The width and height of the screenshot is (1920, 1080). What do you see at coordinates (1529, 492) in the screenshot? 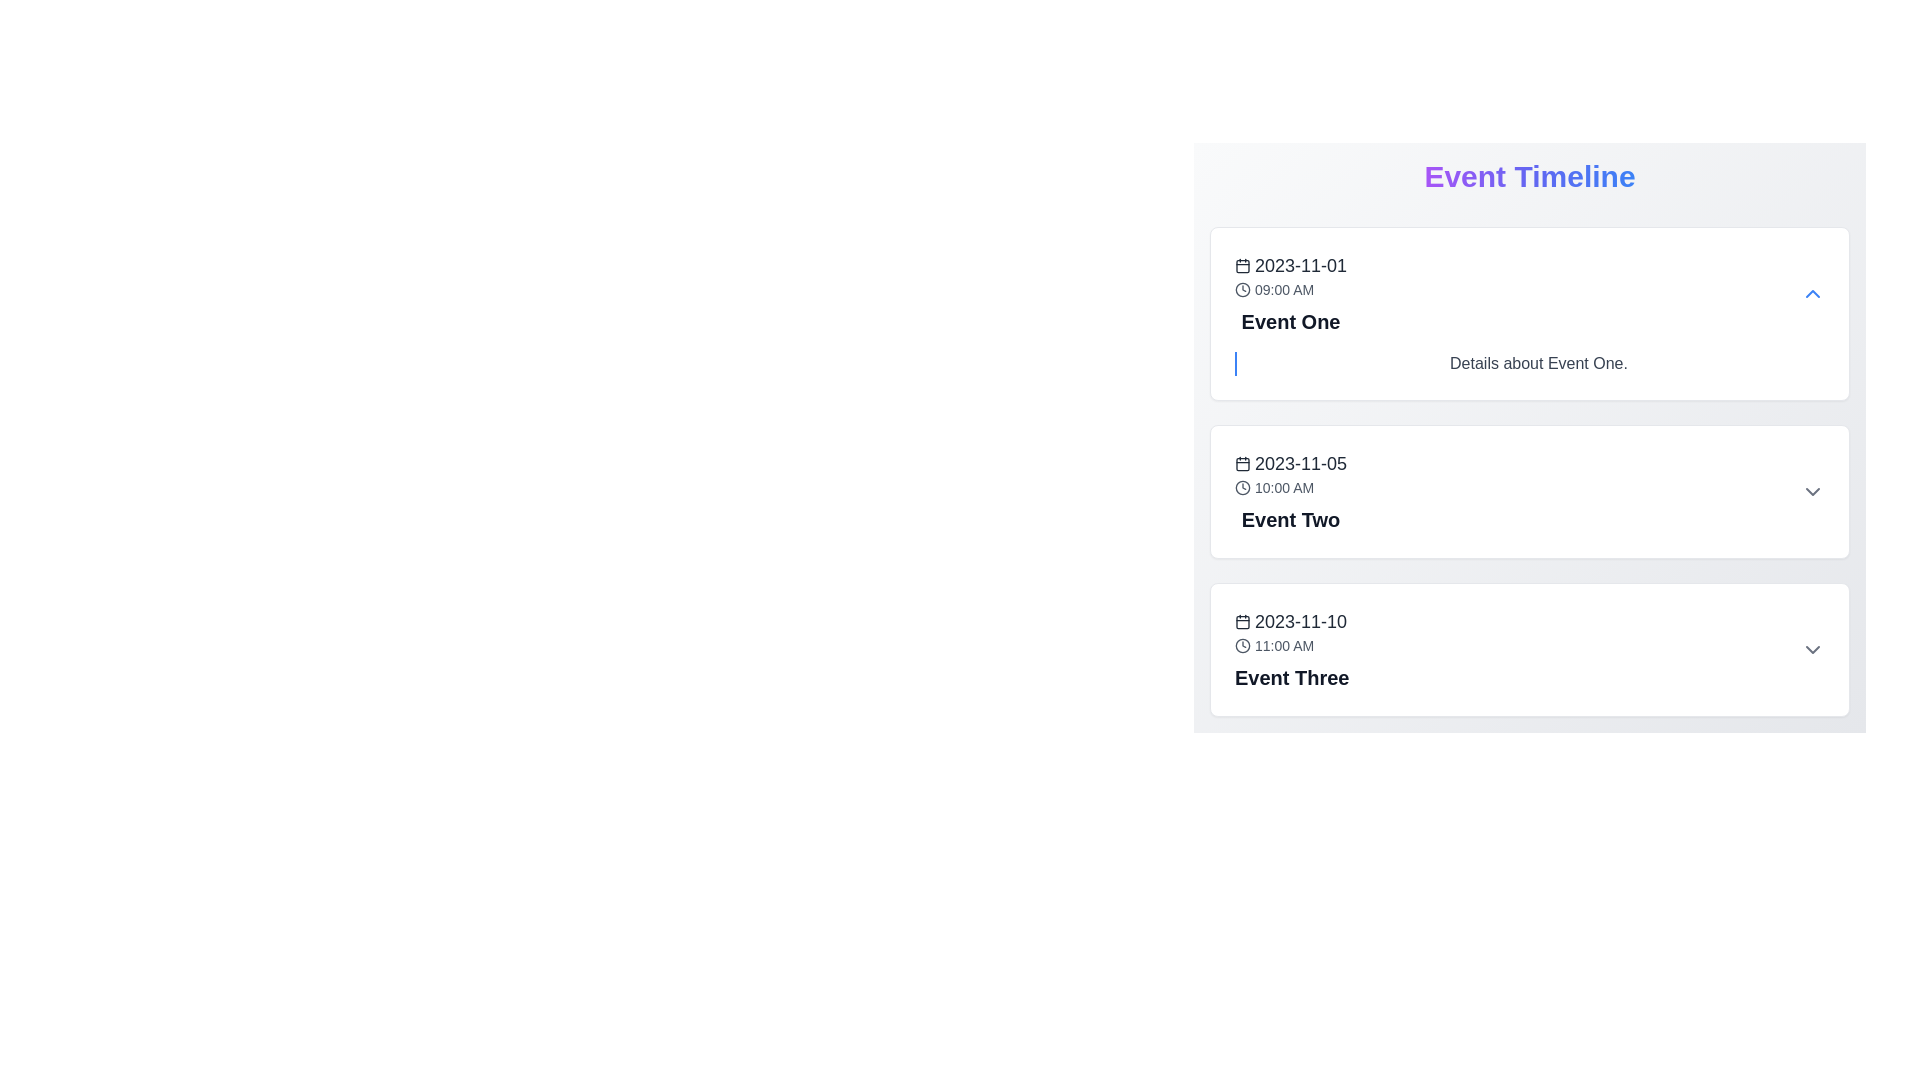
I see `the Card displaying event details located as the second card in the vertical list` at bounding box center [1529, 492].